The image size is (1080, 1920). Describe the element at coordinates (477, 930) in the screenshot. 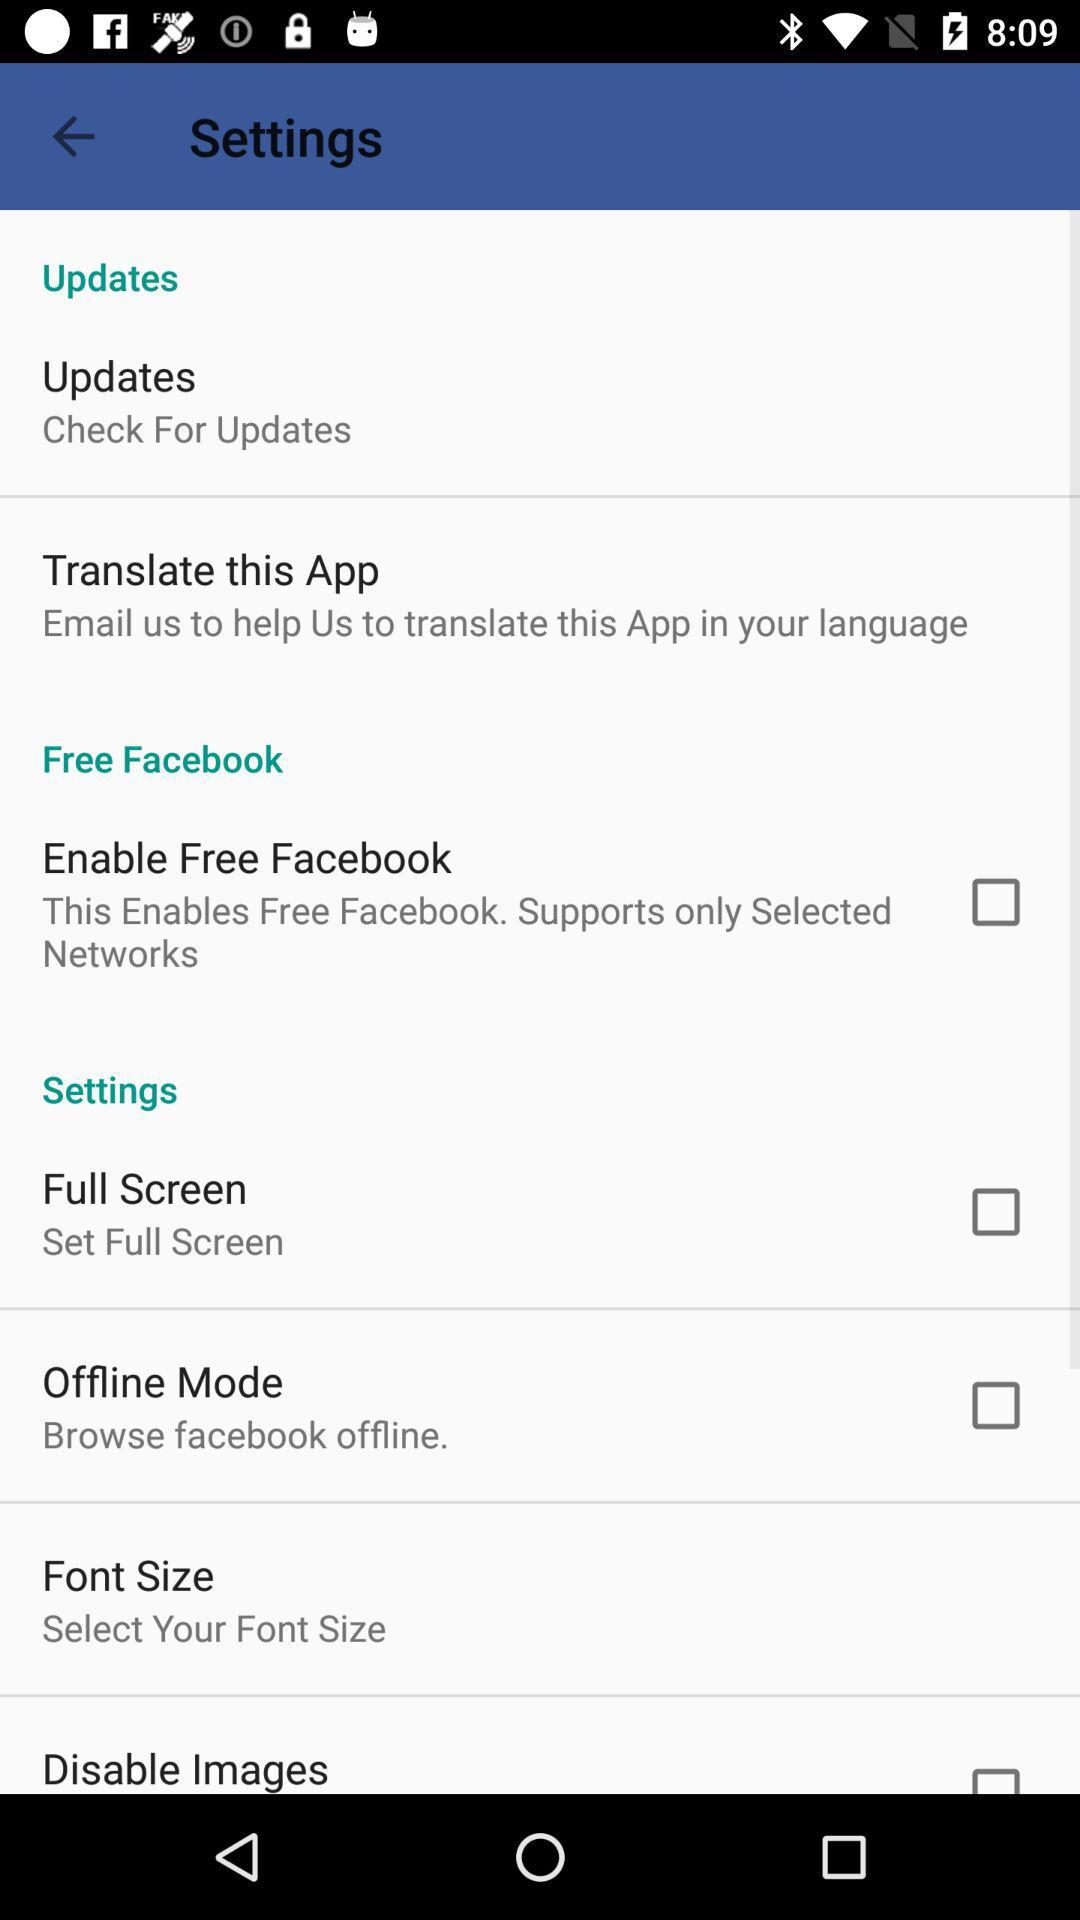

I see `app above the settings icon` at that location.